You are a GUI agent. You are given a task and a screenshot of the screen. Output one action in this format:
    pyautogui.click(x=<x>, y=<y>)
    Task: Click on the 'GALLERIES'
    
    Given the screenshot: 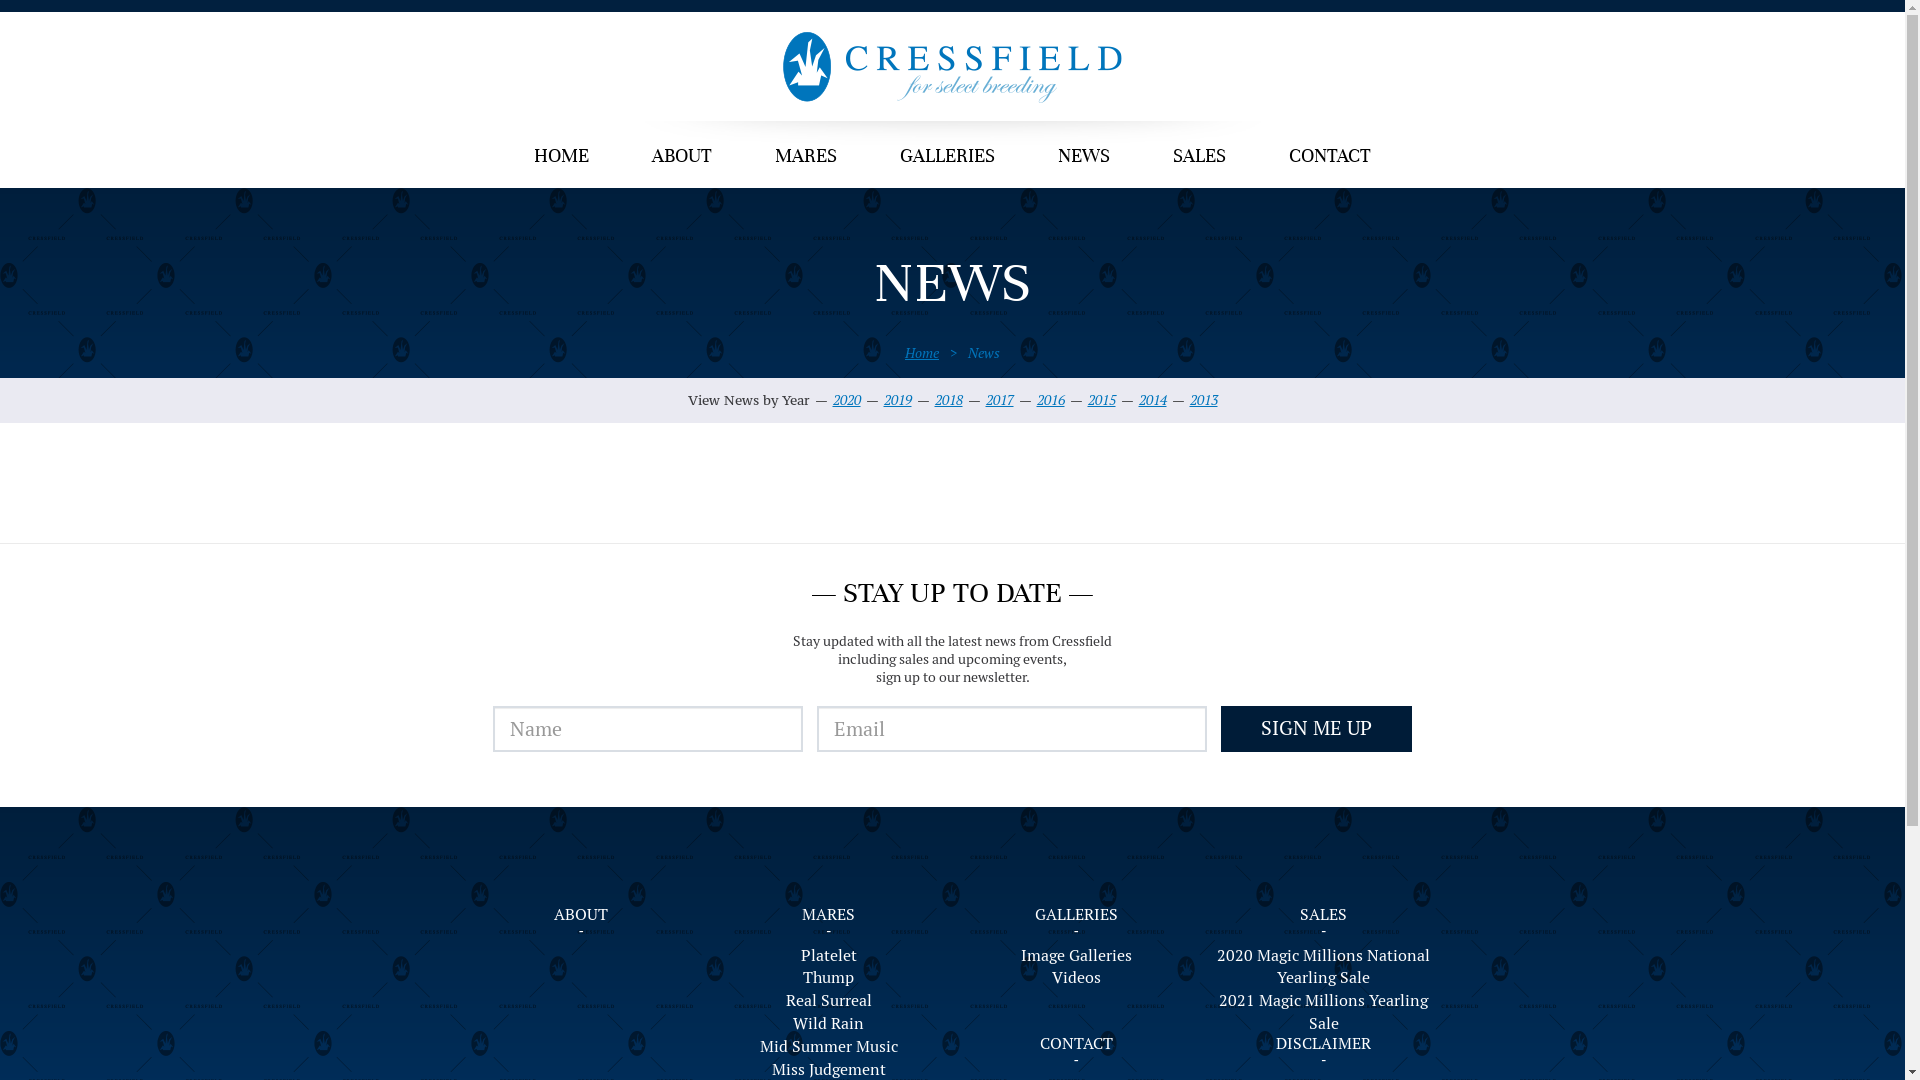 What is the action you would take?
    pyautogui.click(x=946, y=157)
    